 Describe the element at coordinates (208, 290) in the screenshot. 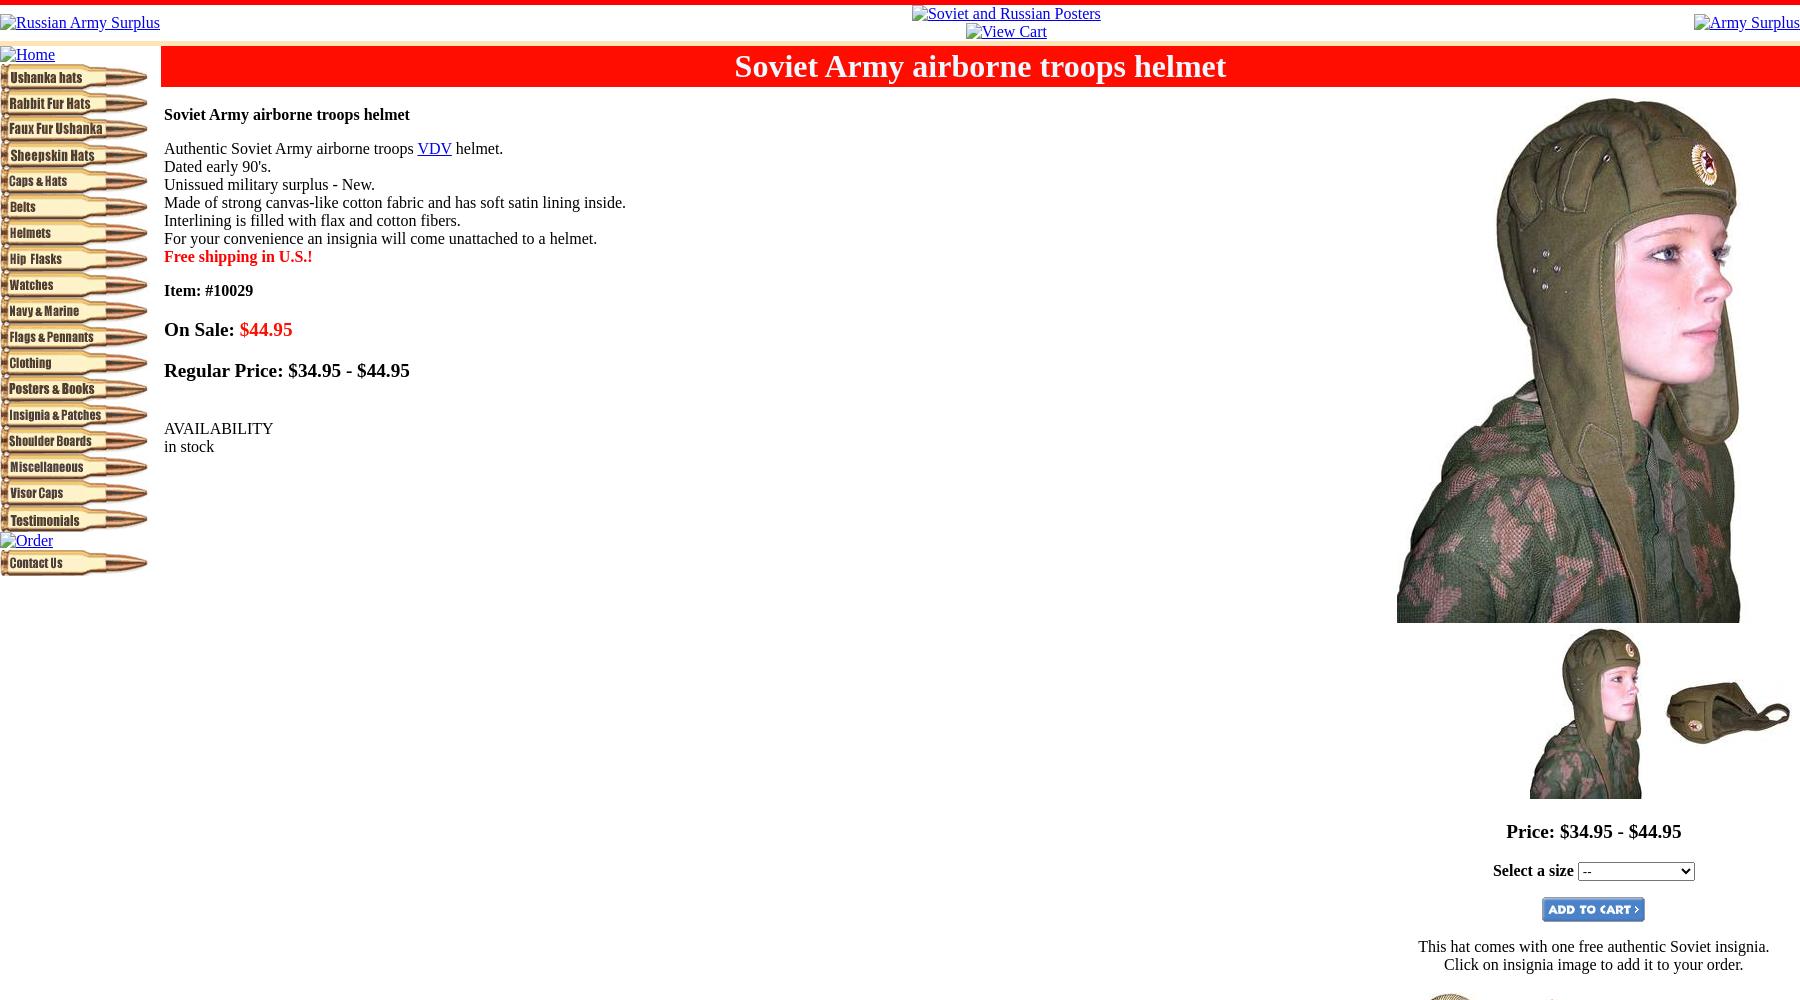

I see `'Item: #10029'` at that location.